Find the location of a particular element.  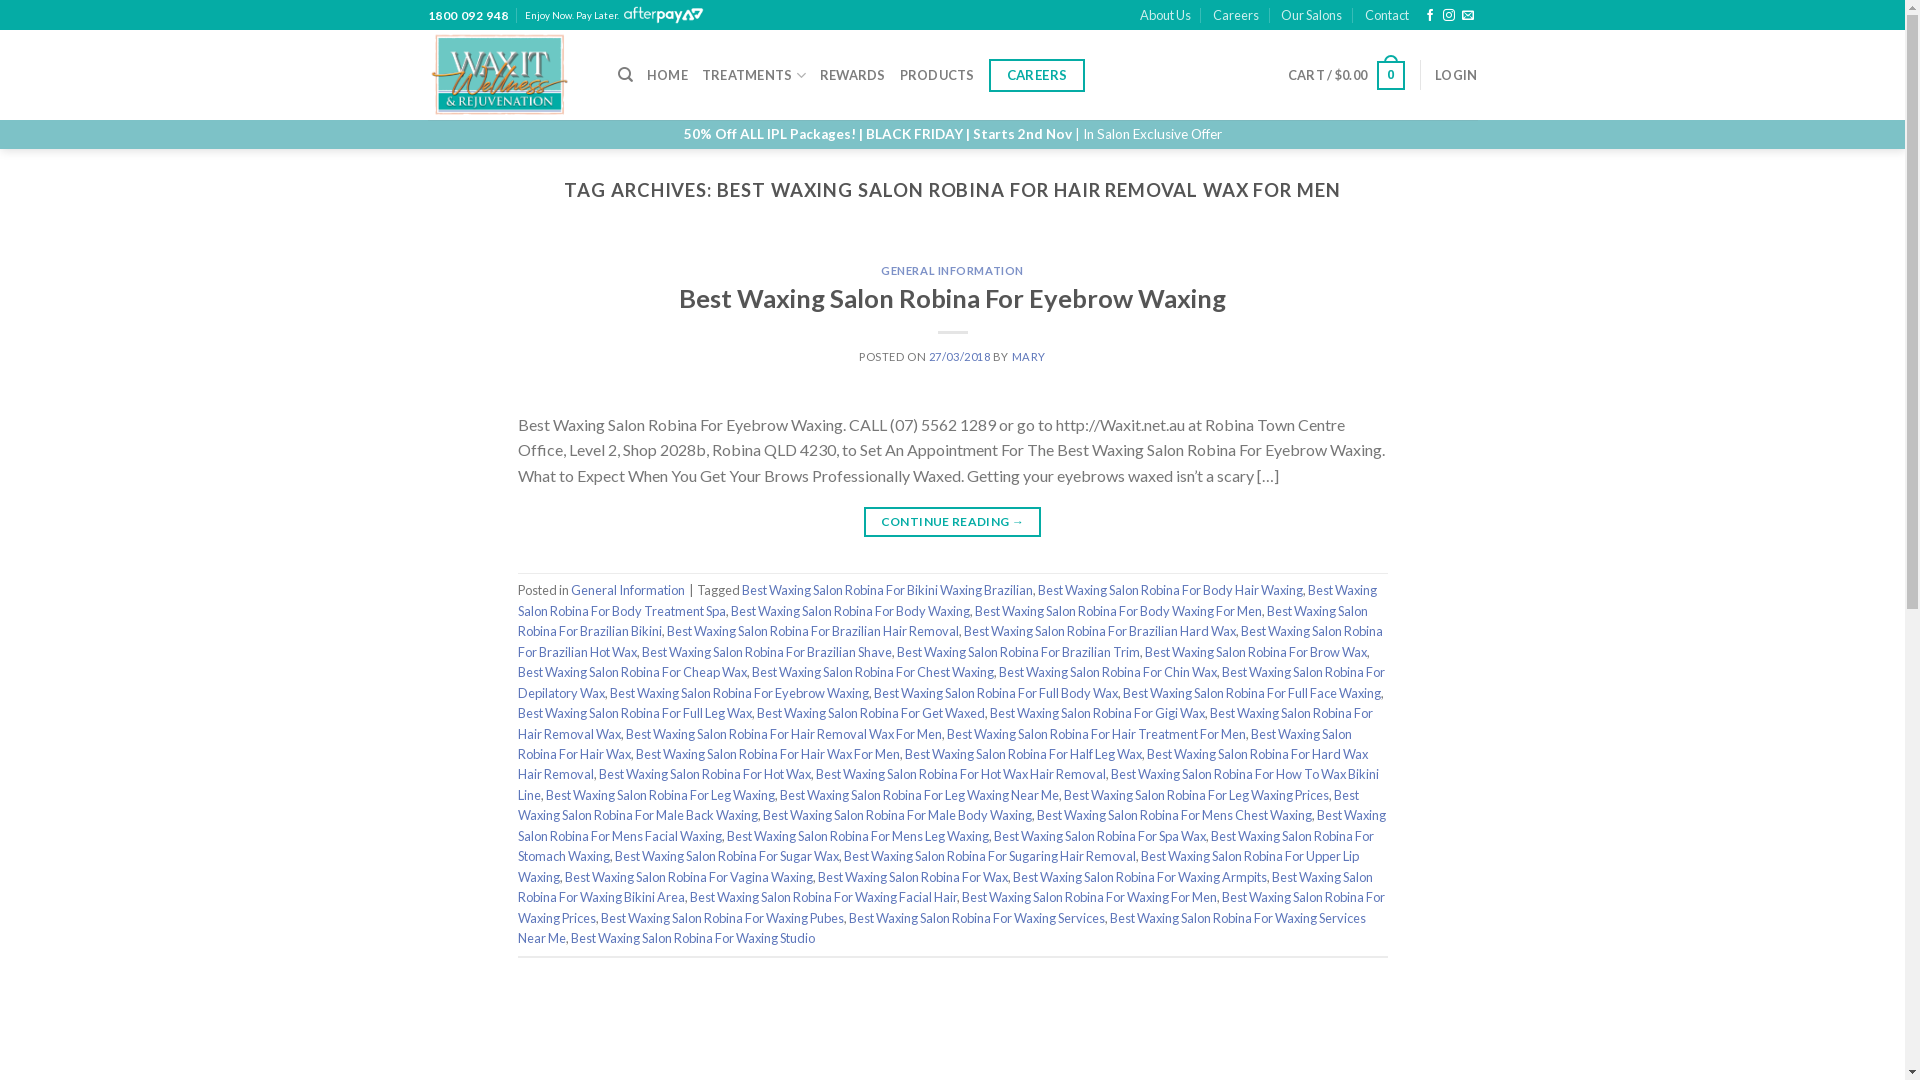

'Follow on Instagram' is located at coordinates (1449, 15).